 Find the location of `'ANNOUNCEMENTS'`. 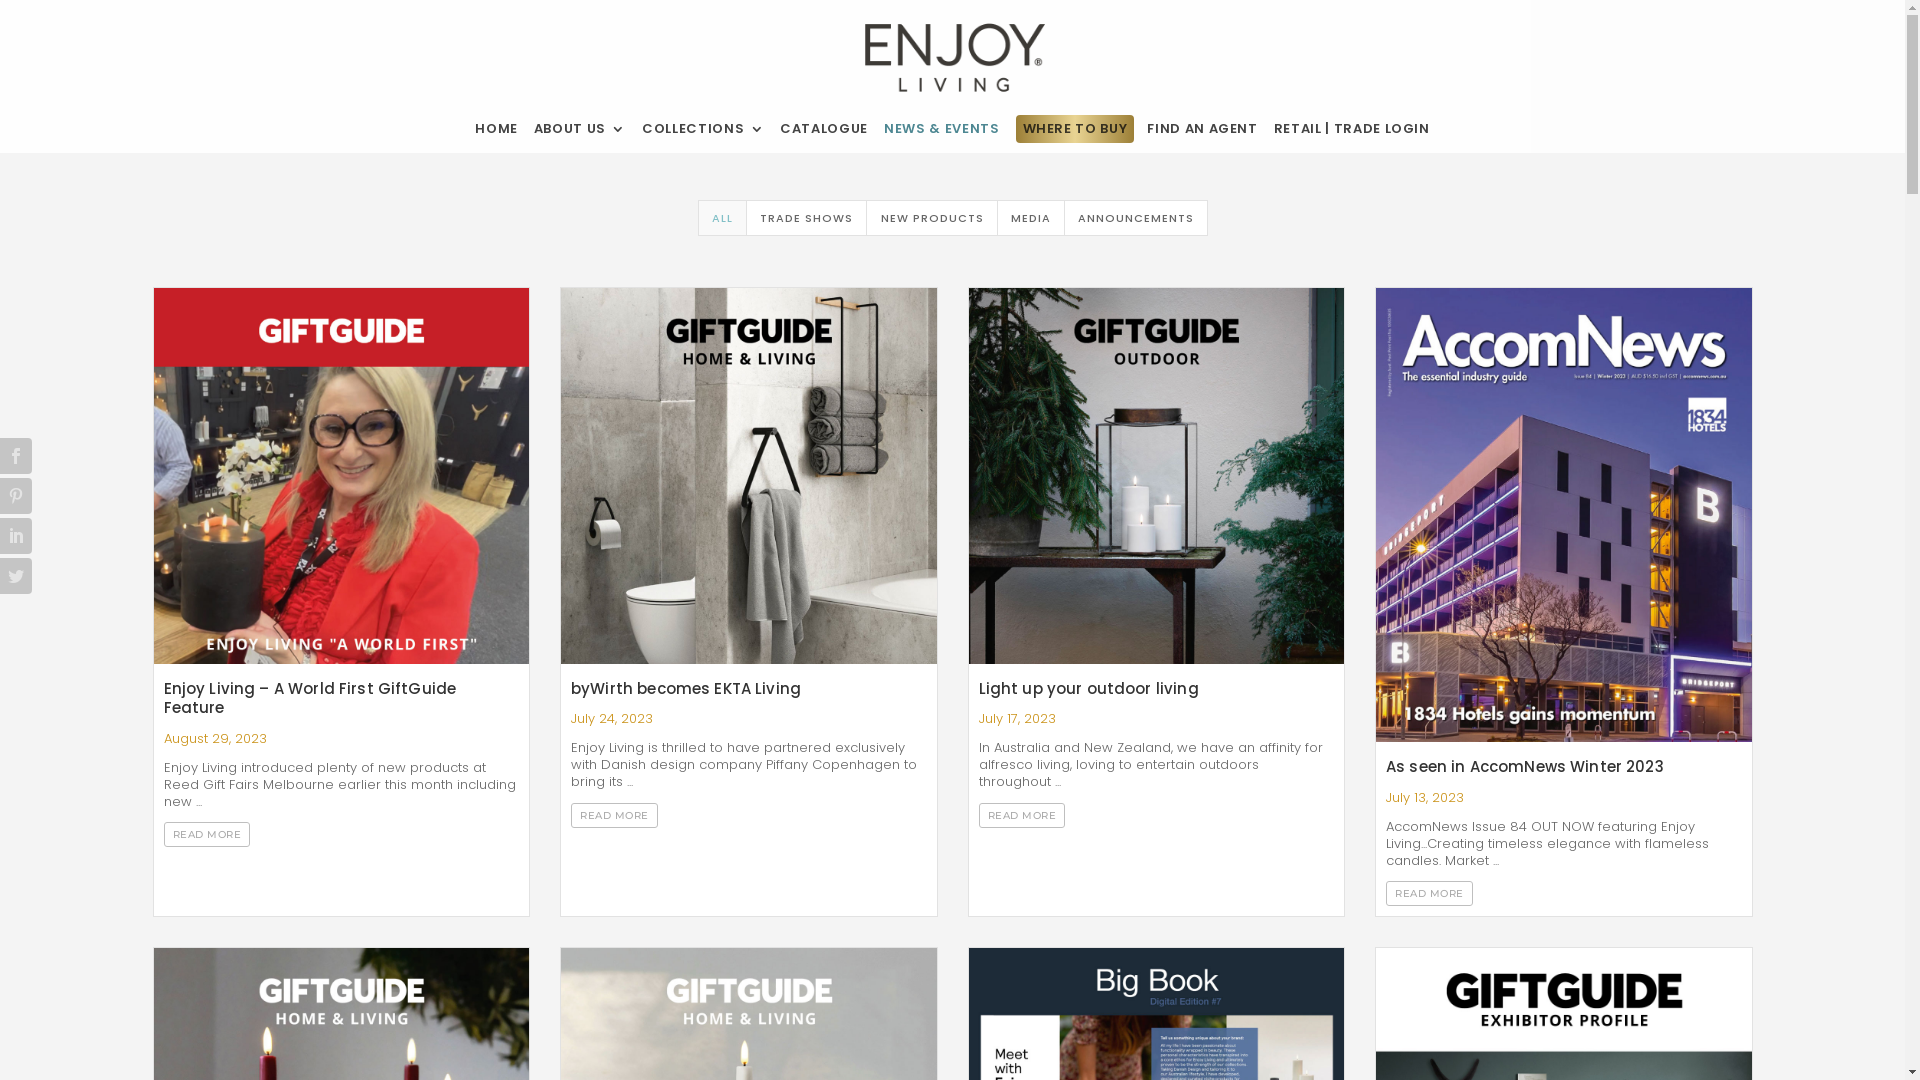

'ANNOUNCEMENTS' is located at coordinates (1136, 218).